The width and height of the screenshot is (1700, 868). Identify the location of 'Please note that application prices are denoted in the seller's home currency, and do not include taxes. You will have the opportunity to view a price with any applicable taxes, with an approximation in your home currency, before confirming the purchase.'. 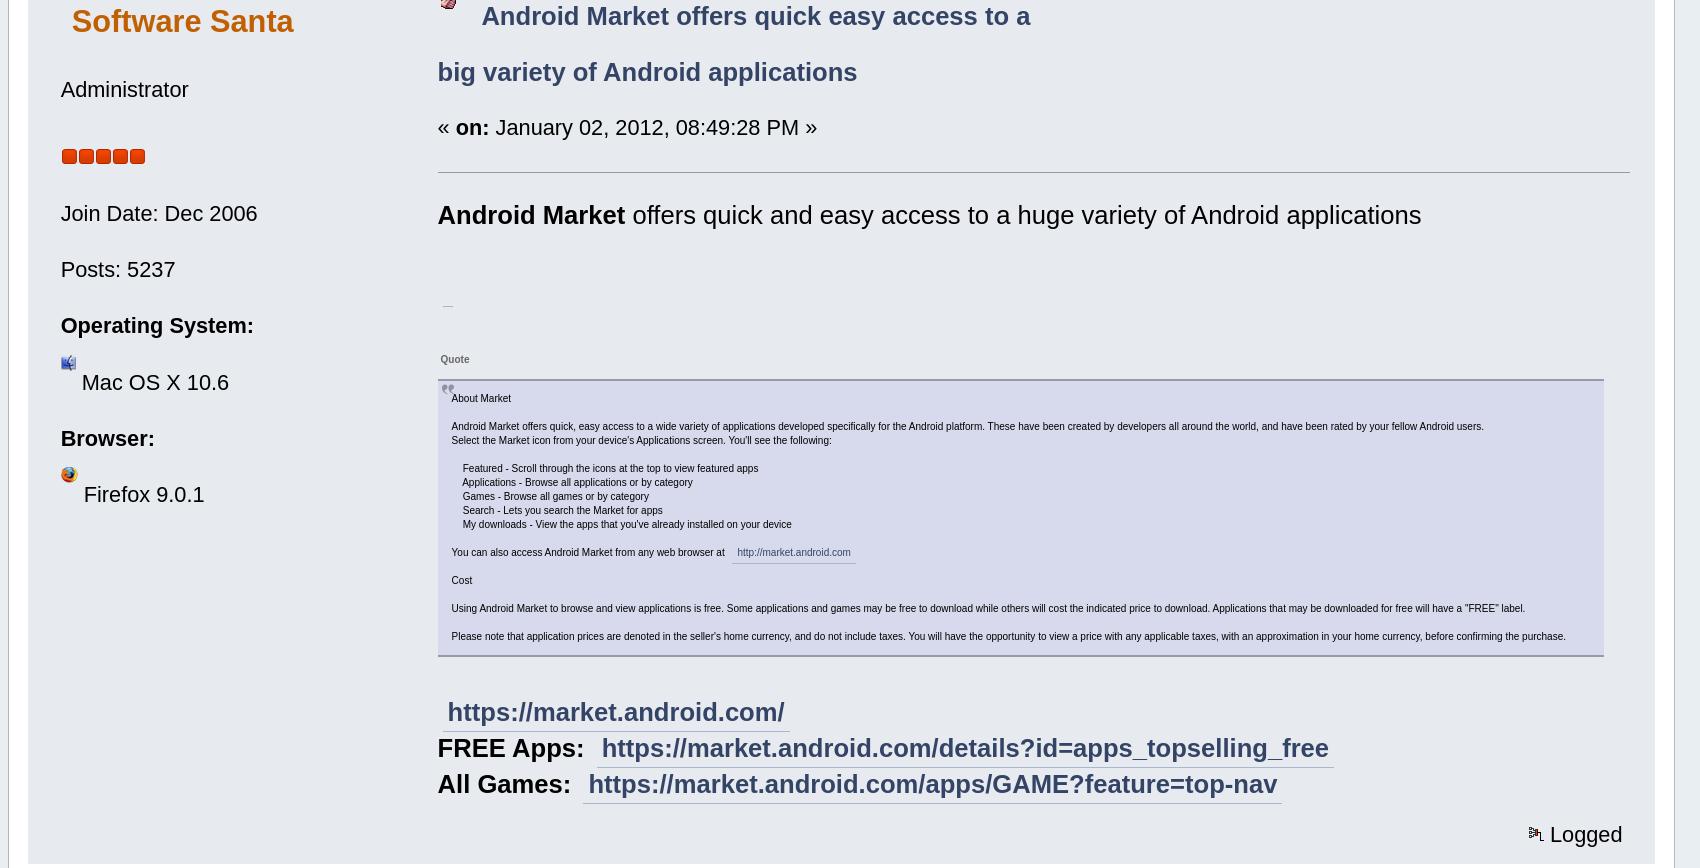
(451, 635).